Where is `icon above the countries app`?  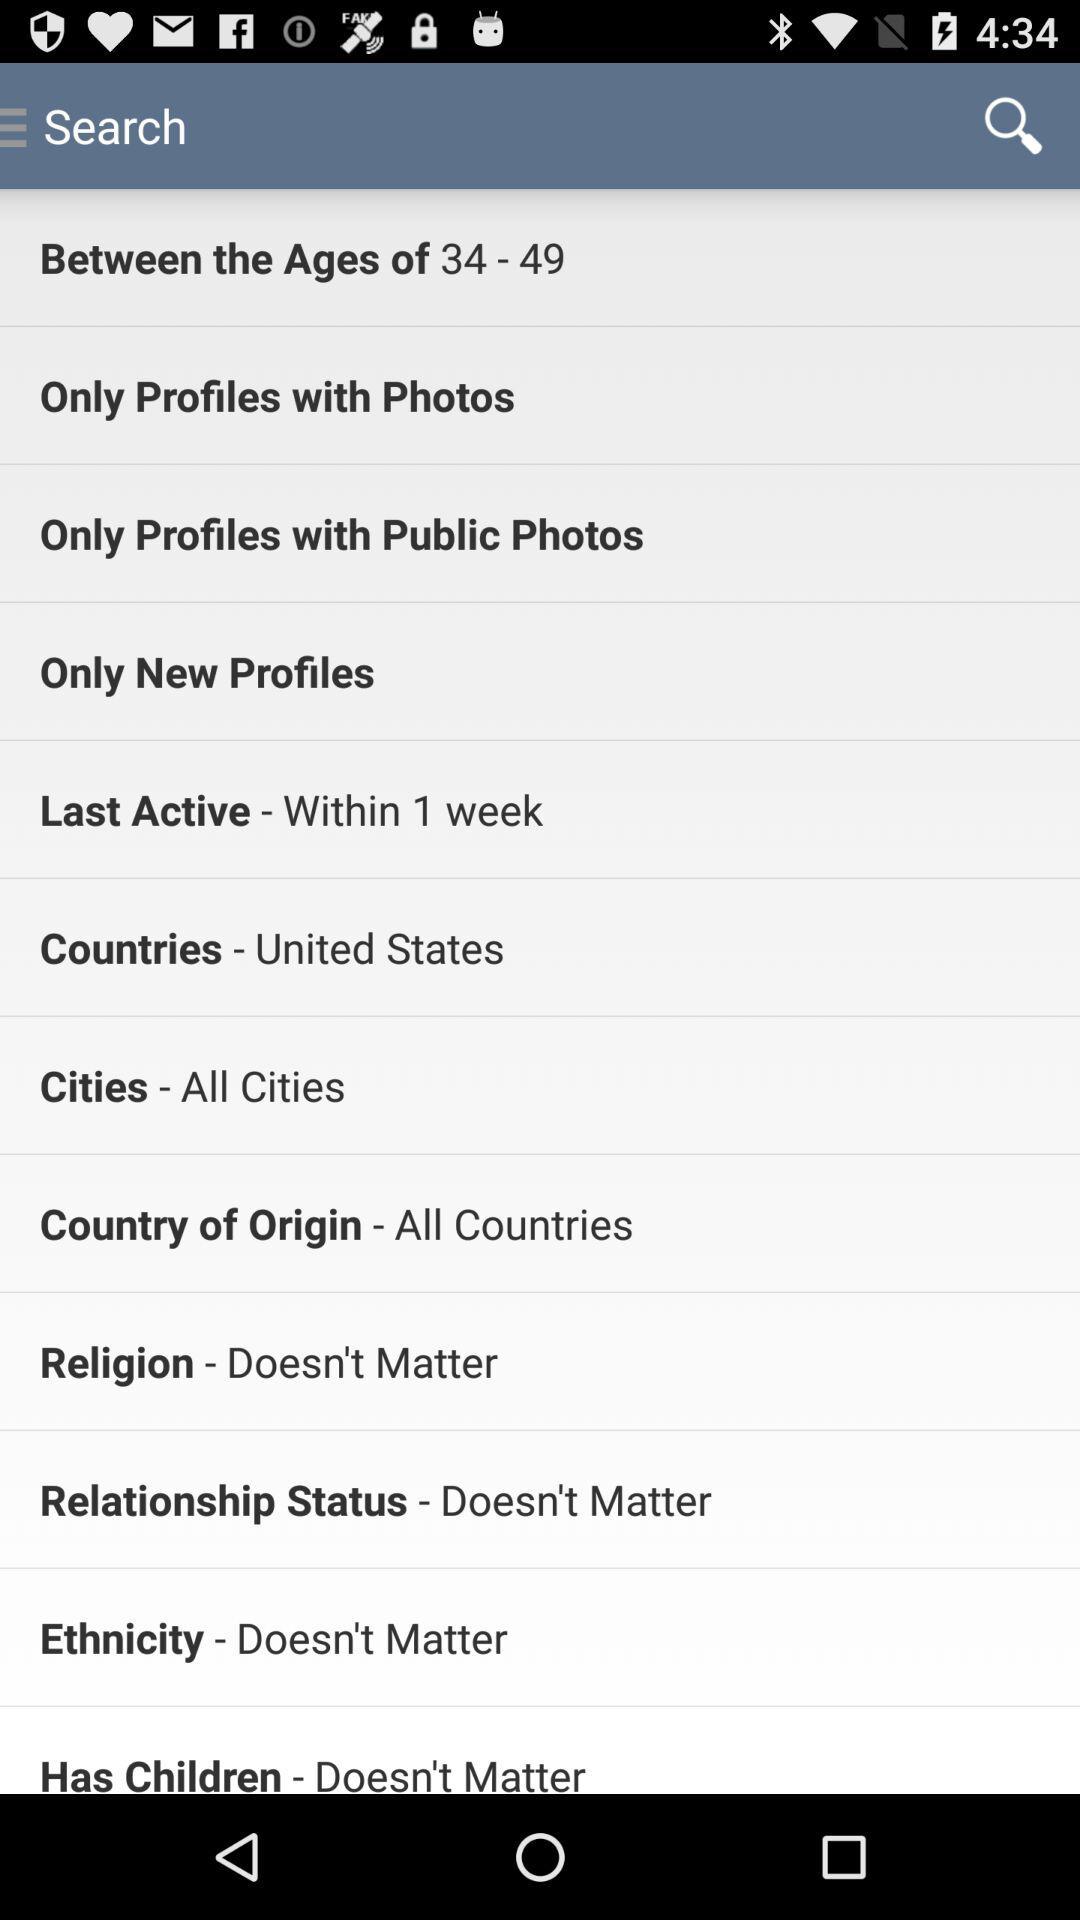
icon above the countries app is located at coordinates (144, 809).